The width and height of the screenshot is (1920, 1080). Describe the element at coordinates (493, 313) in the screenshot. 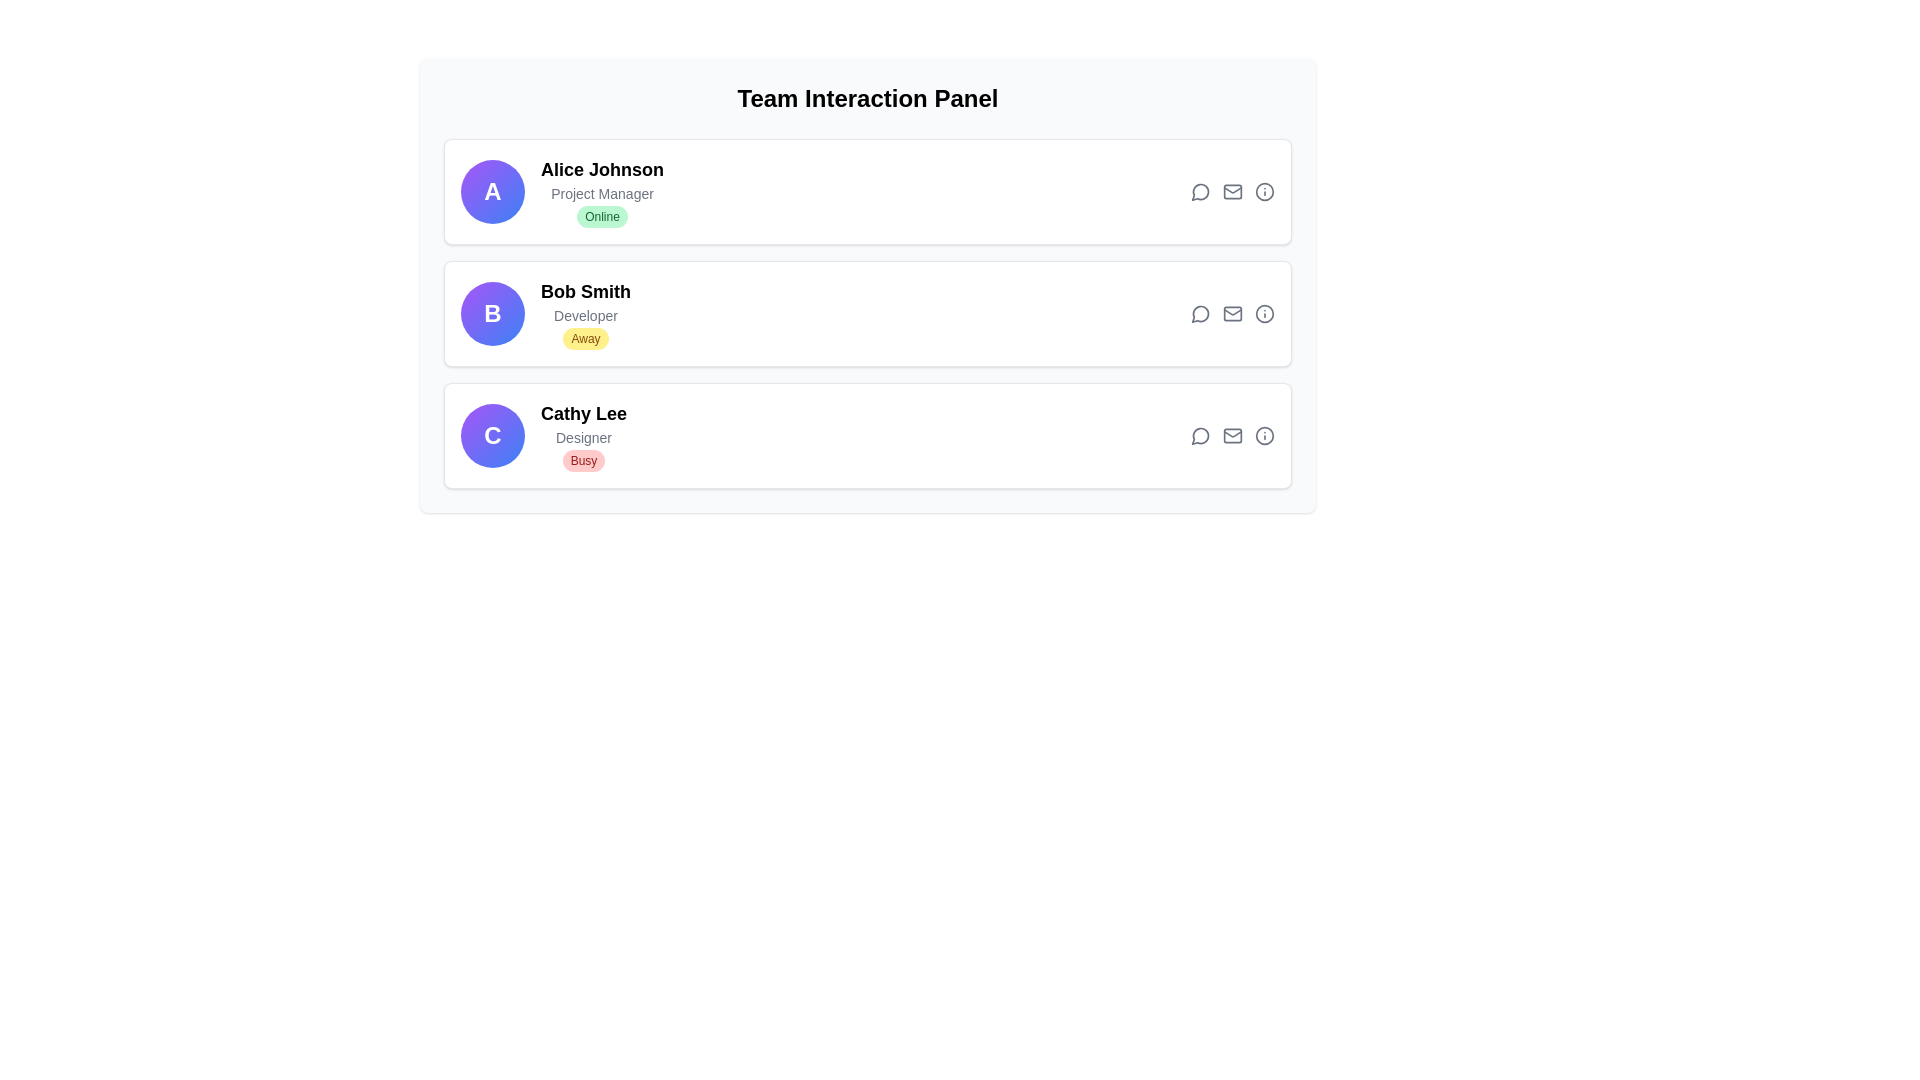

I see `the Profile Avatar circular badge featuring a gradient background from purple to blue with a bold white letter 'B' in the center, located on the user profile card for 'Bob Smith'` at that location.